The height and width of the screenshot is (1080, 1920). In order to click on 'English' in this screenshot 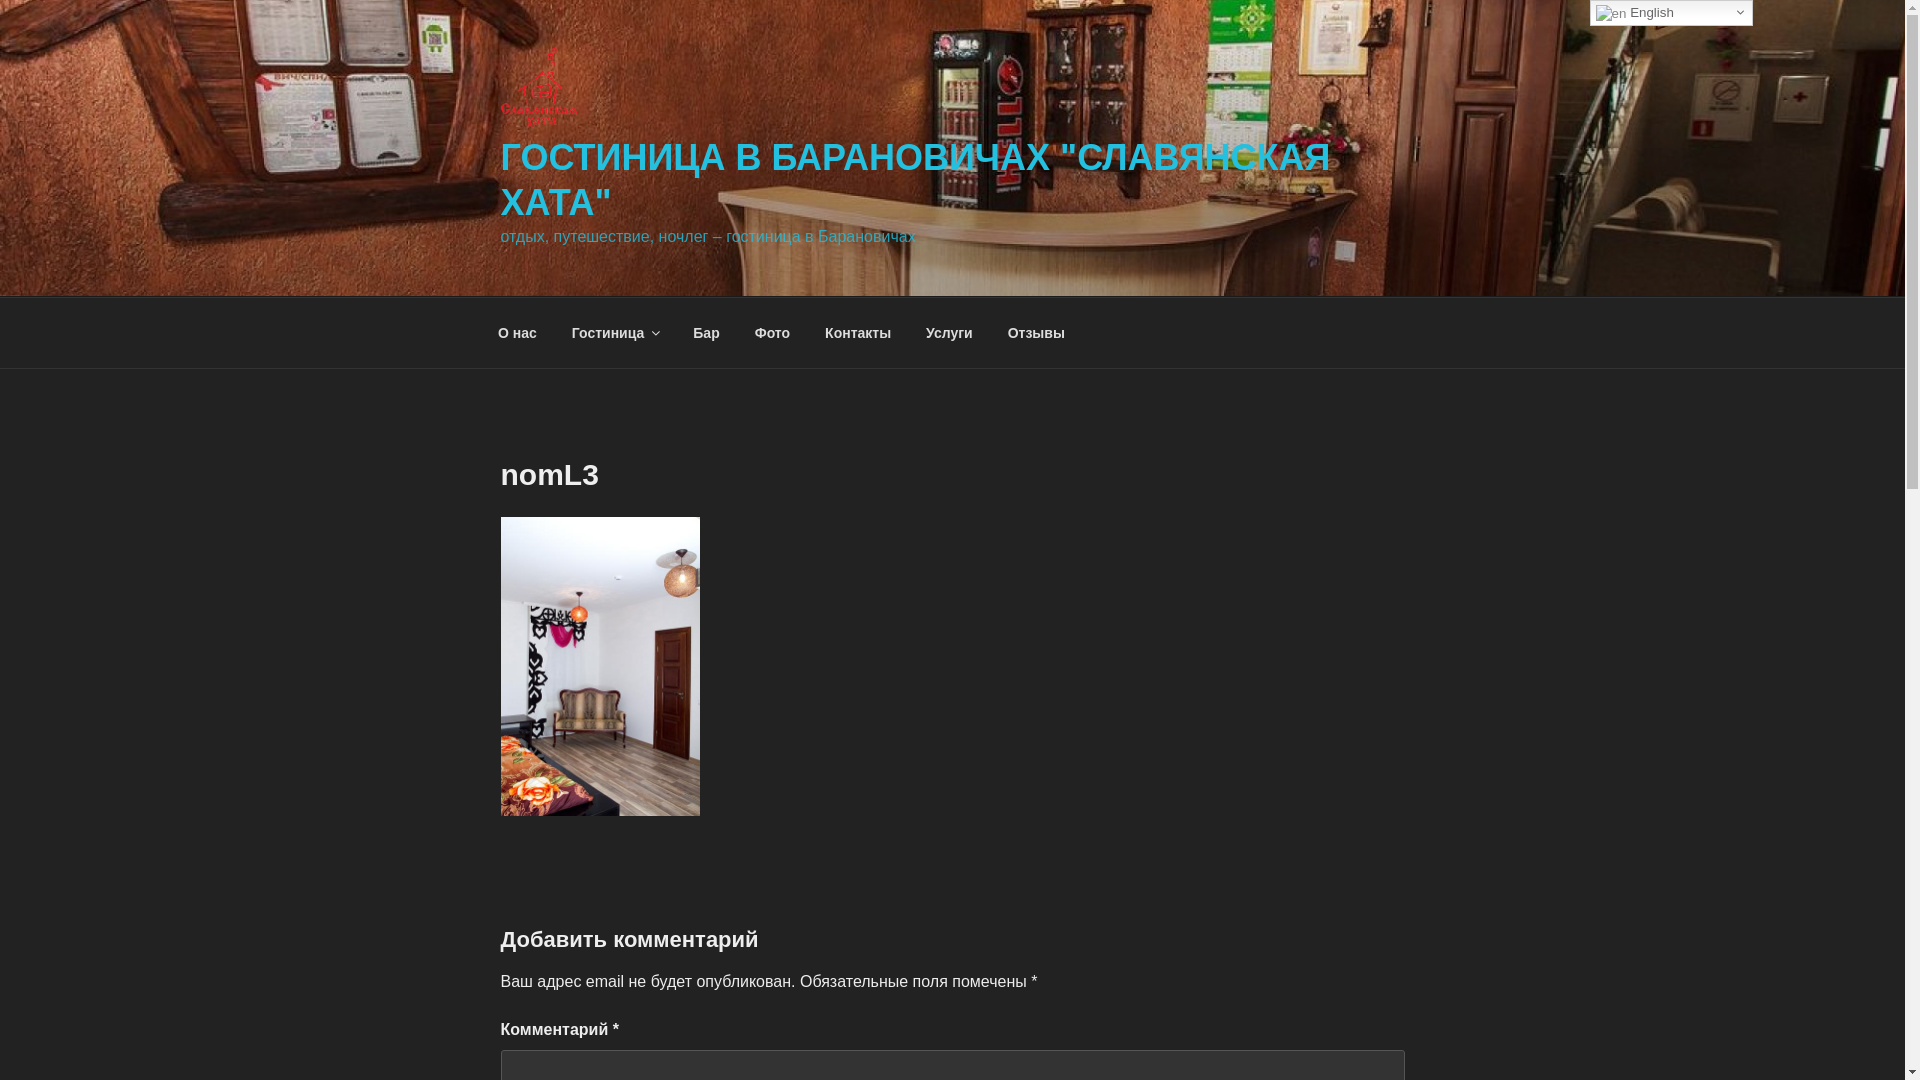, I will do `click(1588, 12)`.